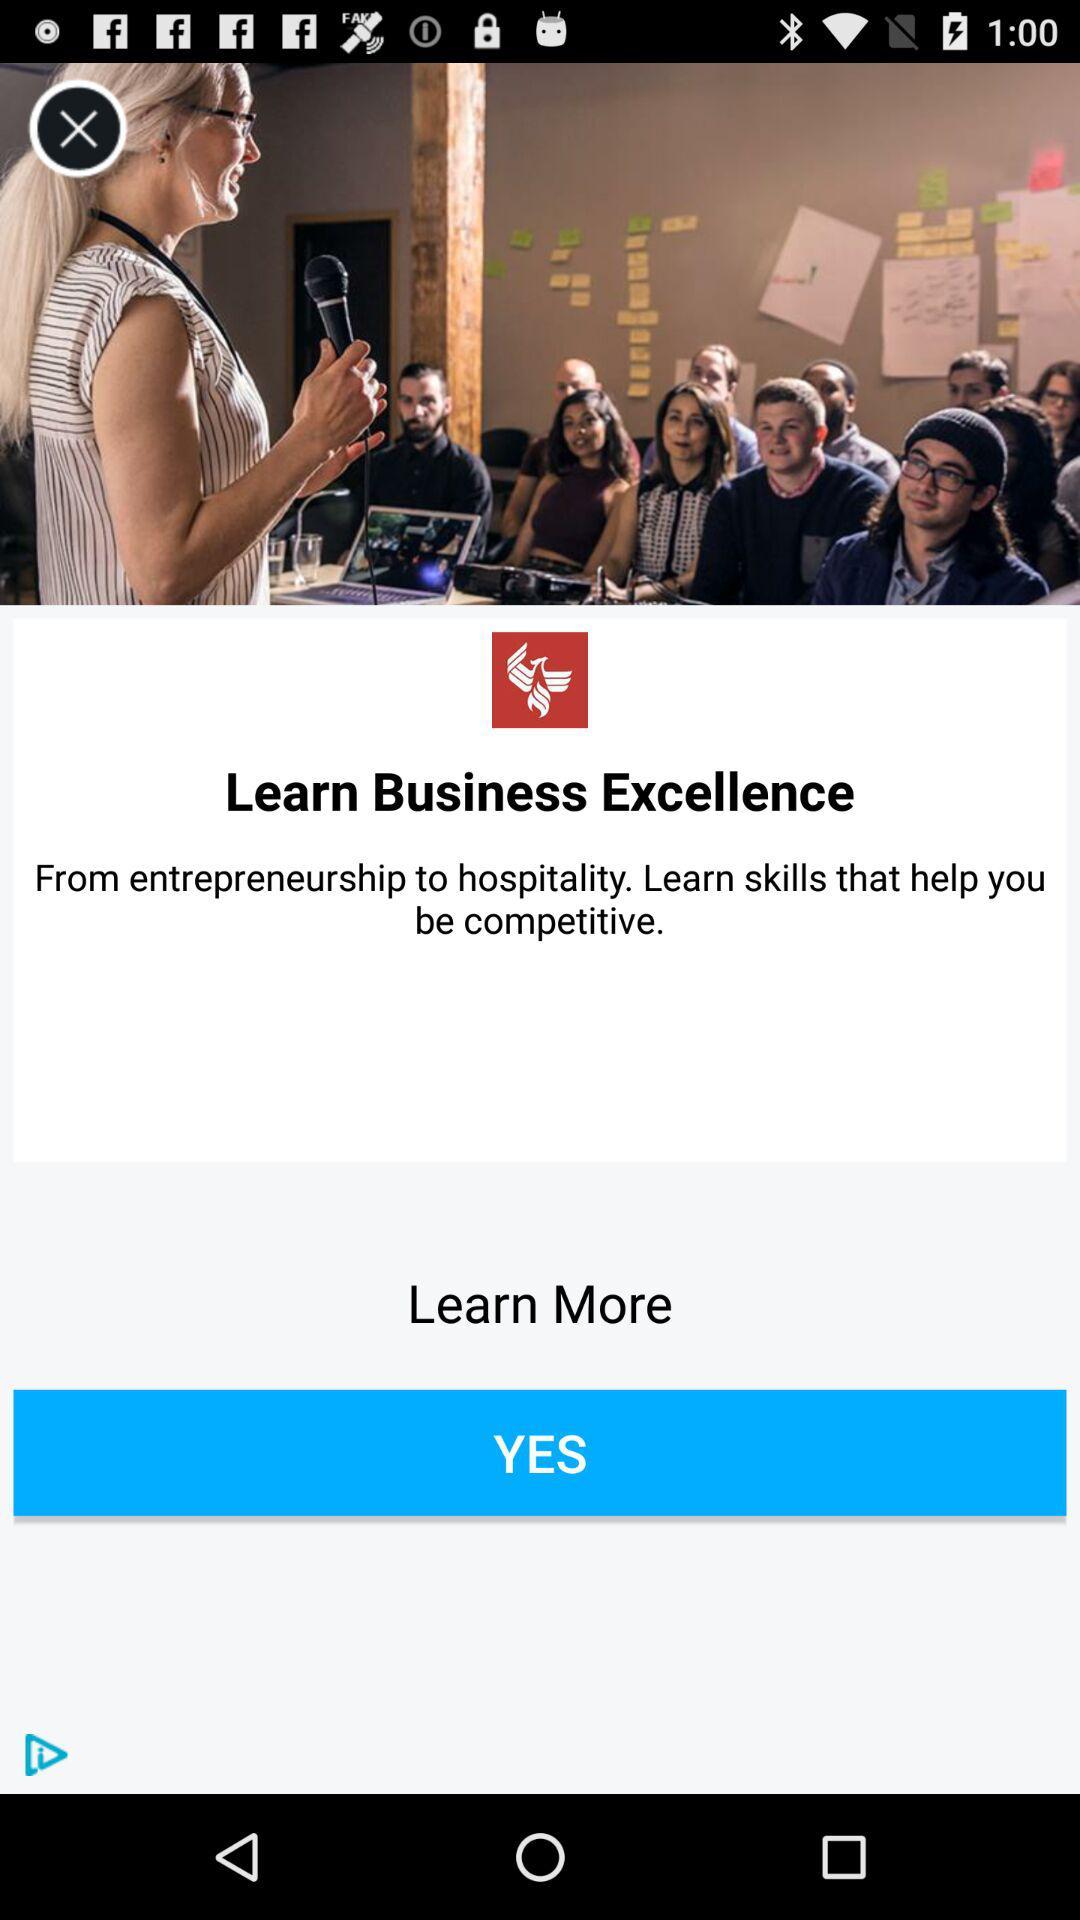 Image resolution: width=1080 pixels, height=1920 pixels. Describe the element at coordinates (540, 680) in the screenshot. I see `hyperlink` at that location.